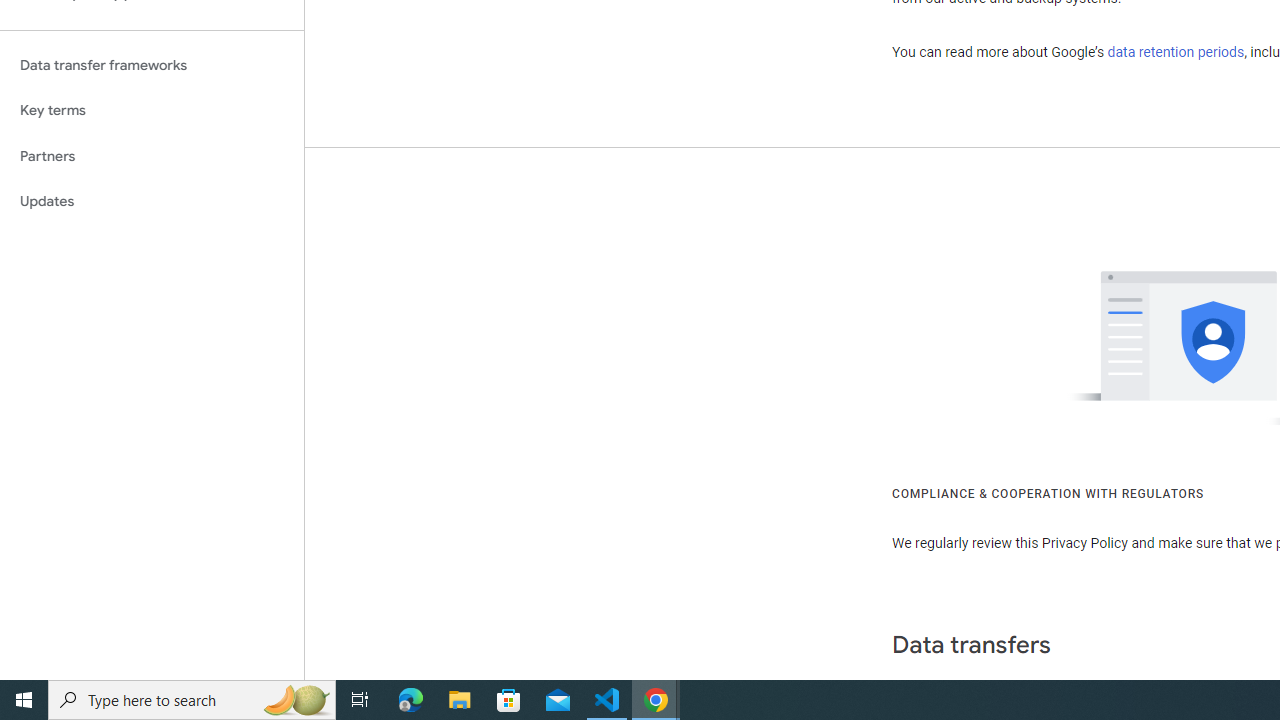  I want to click on 'Type here to search', so click(192, 698).